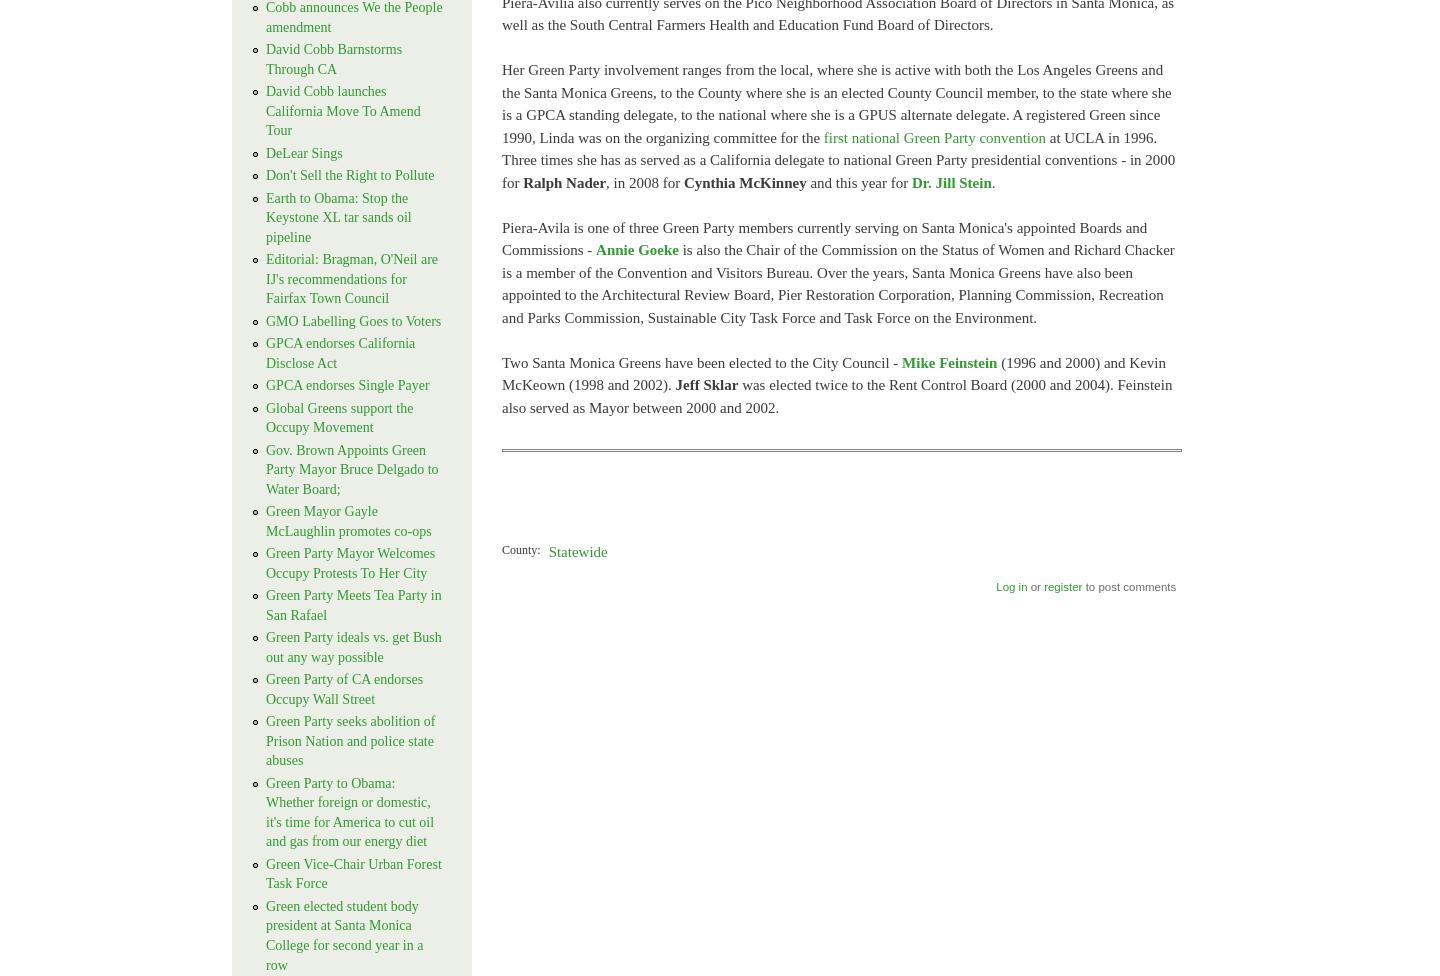 This screenshot has width=1440, height=976. What do you see at coordinates (934, 136) in the screenshot?
I see `'first national Green Party convention'` at bounding box center [934, 136].